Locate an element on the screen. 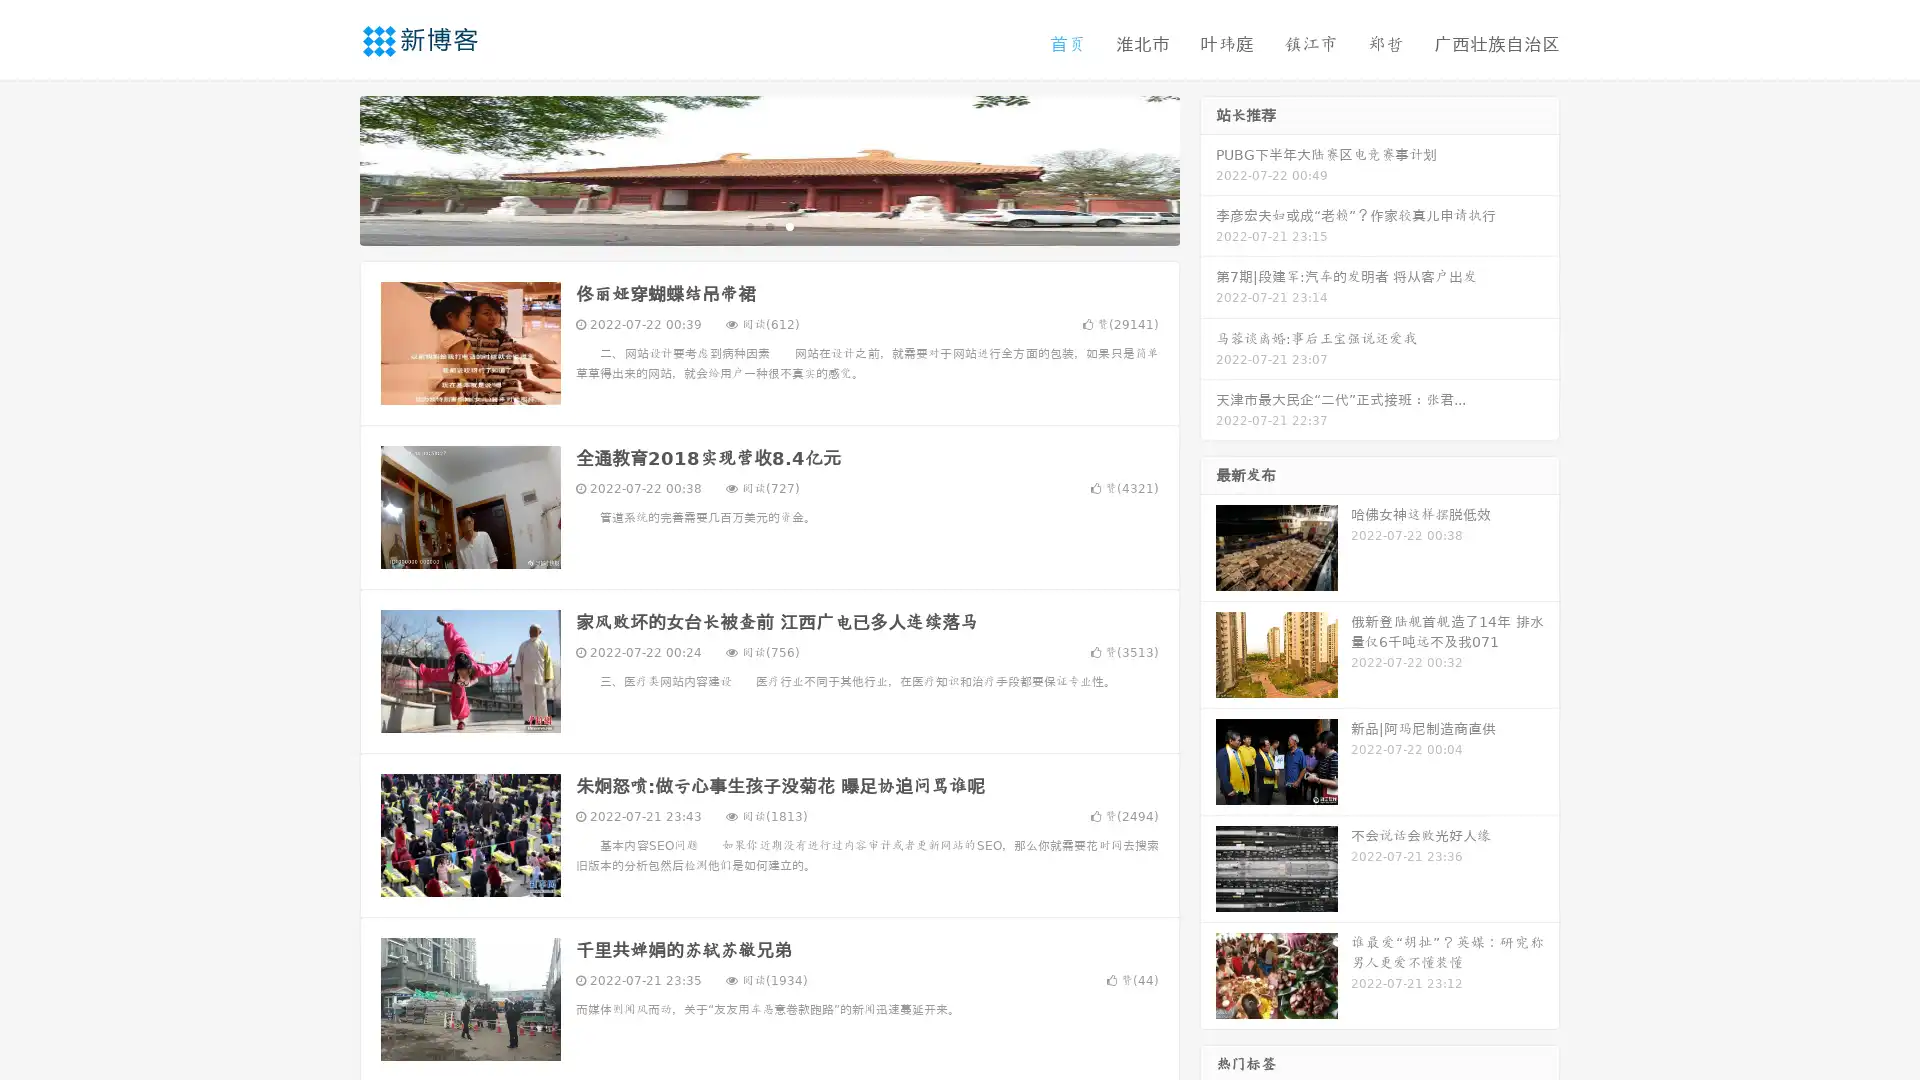  Go to slide 3 is located at coordinates (789, 225).